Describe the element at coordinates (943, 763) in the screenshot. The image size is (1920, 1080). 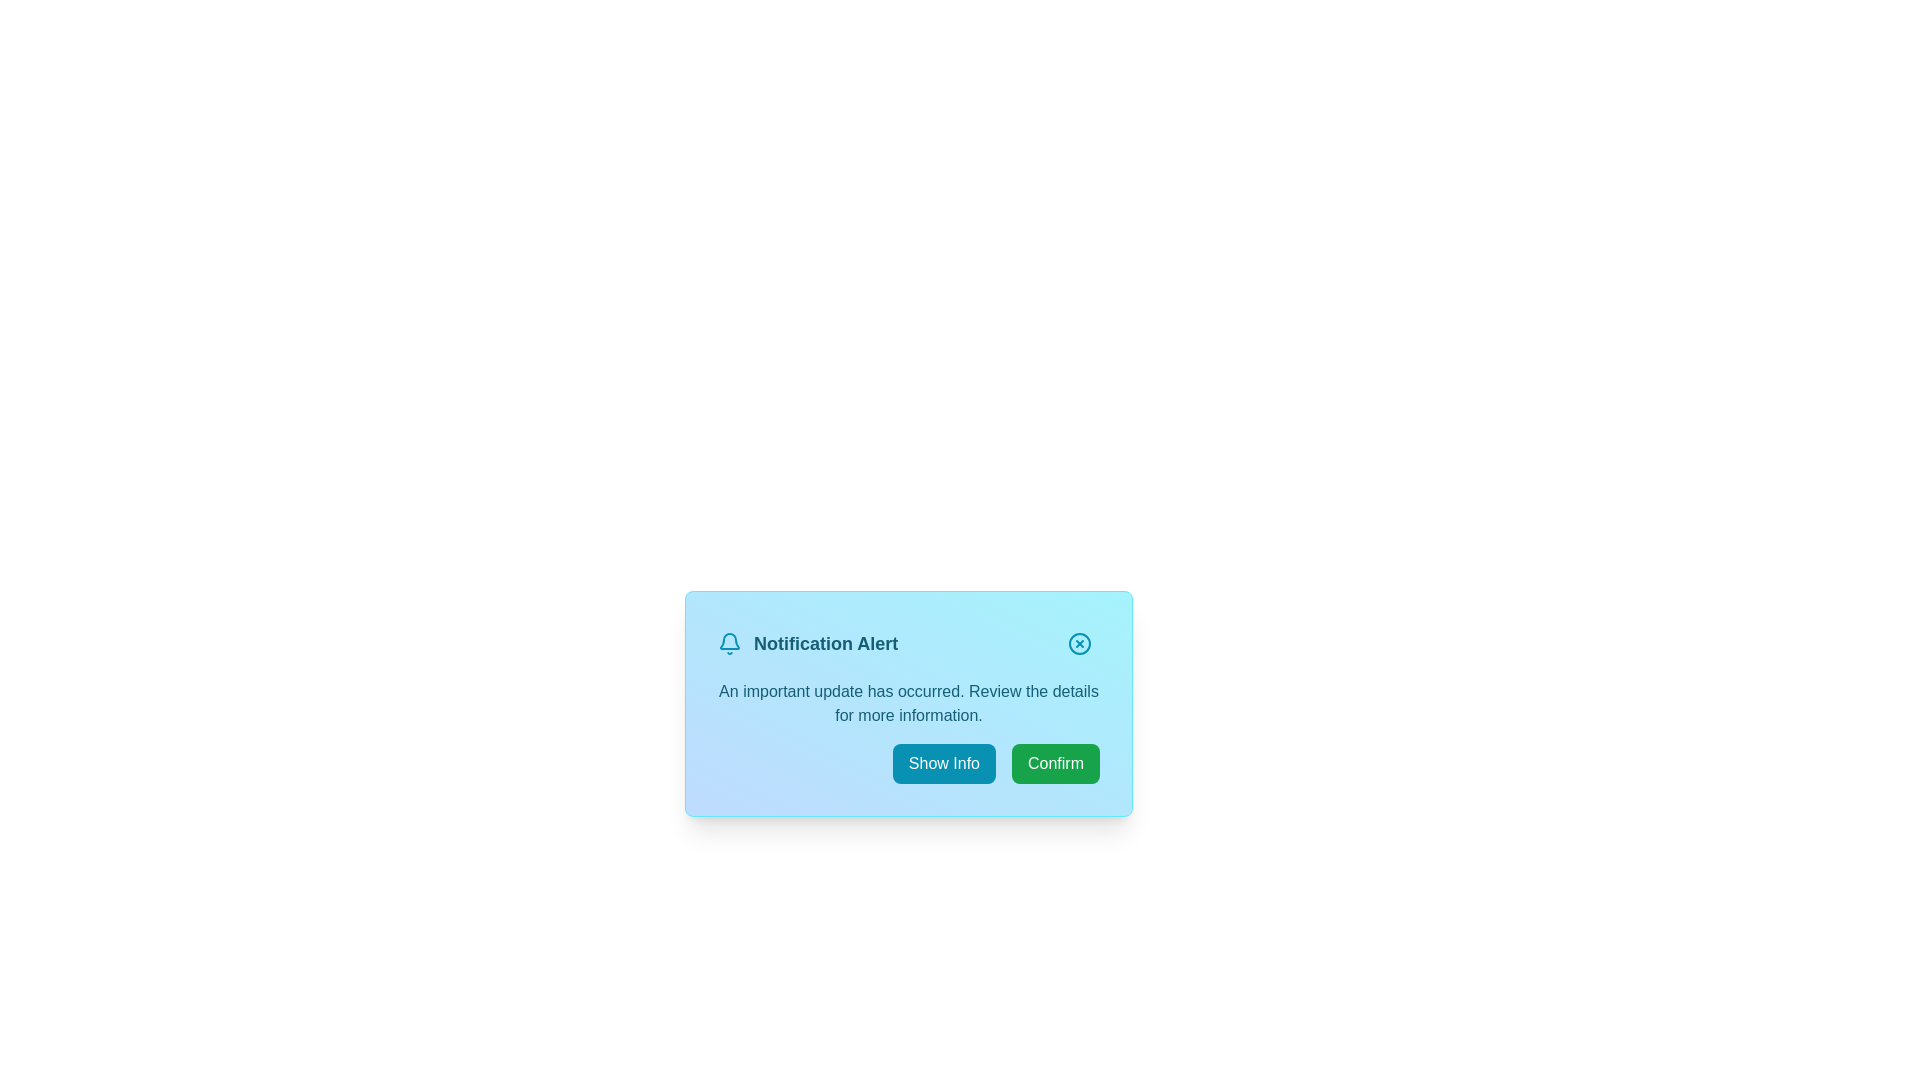
I see `the 'Show Info' button to toggle additional details` at that location.